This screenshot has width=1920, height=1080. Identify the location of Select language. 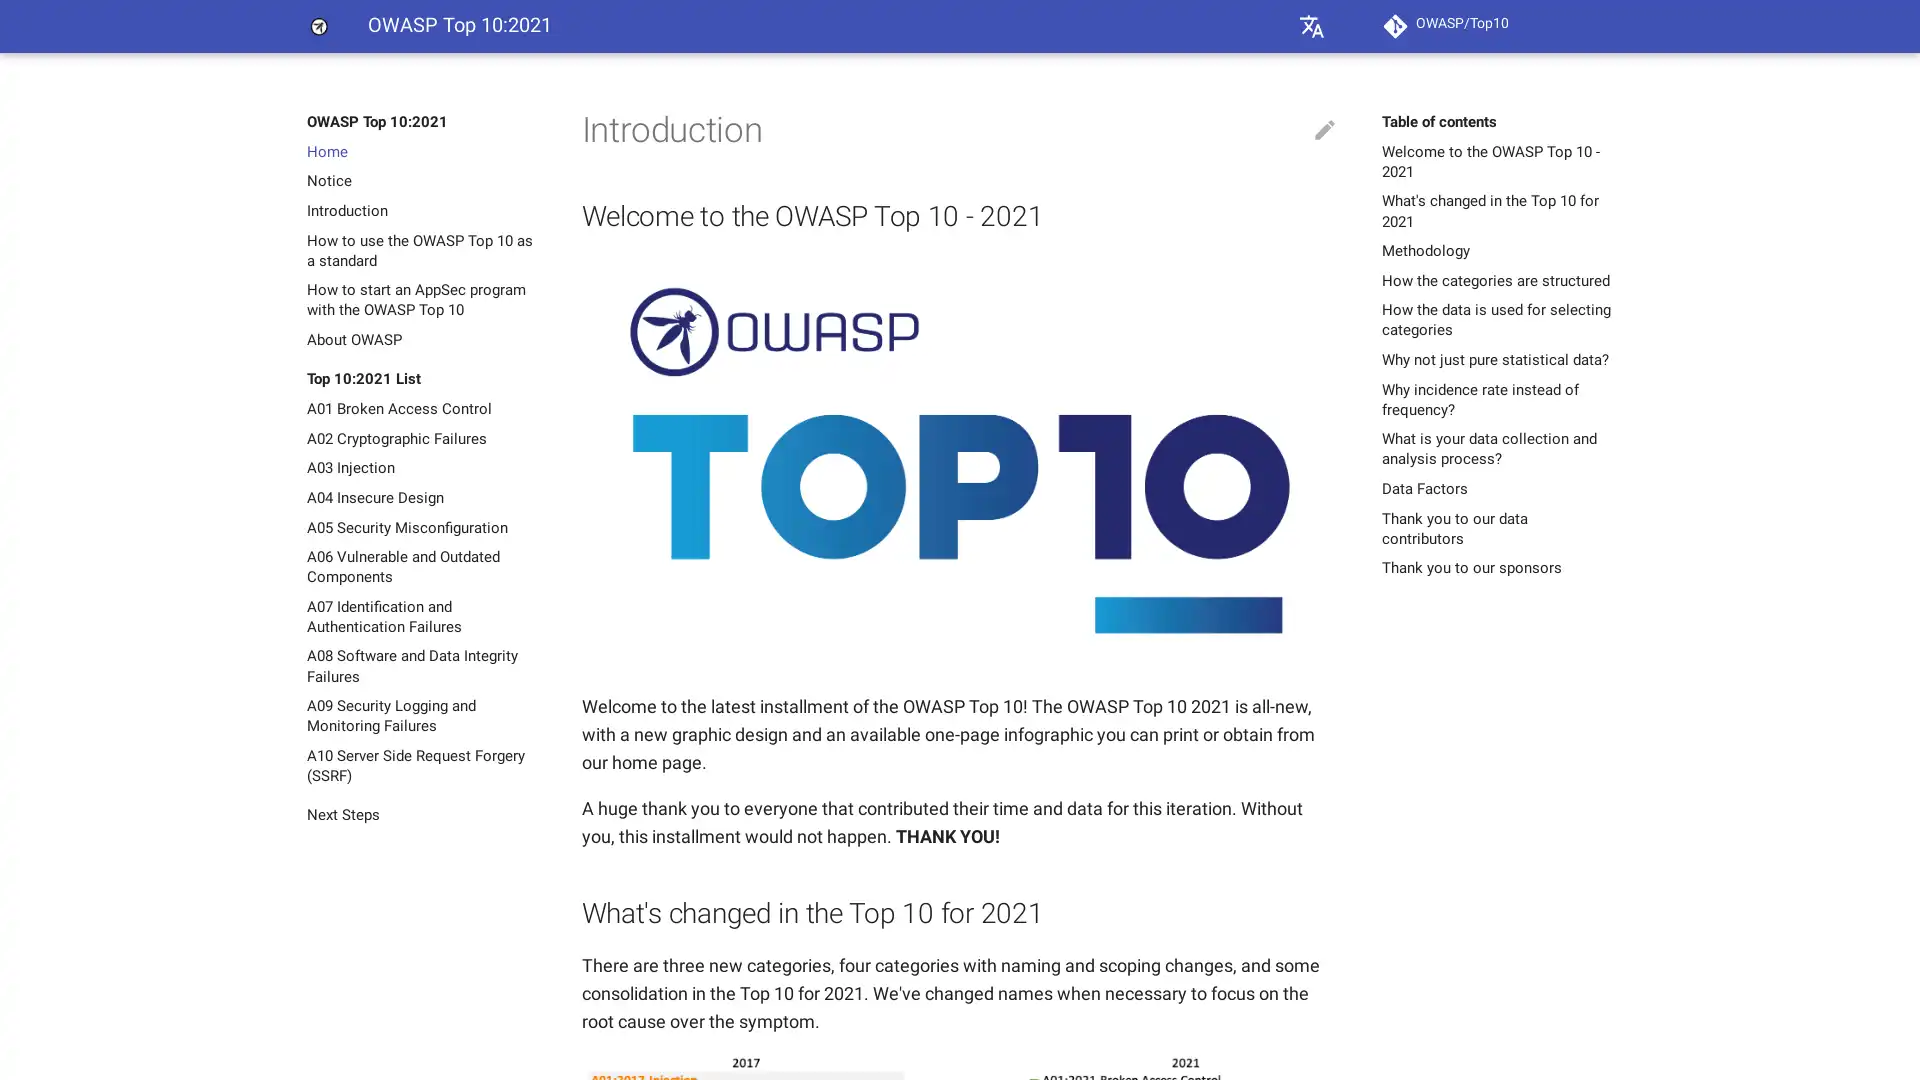
(1311, 26).